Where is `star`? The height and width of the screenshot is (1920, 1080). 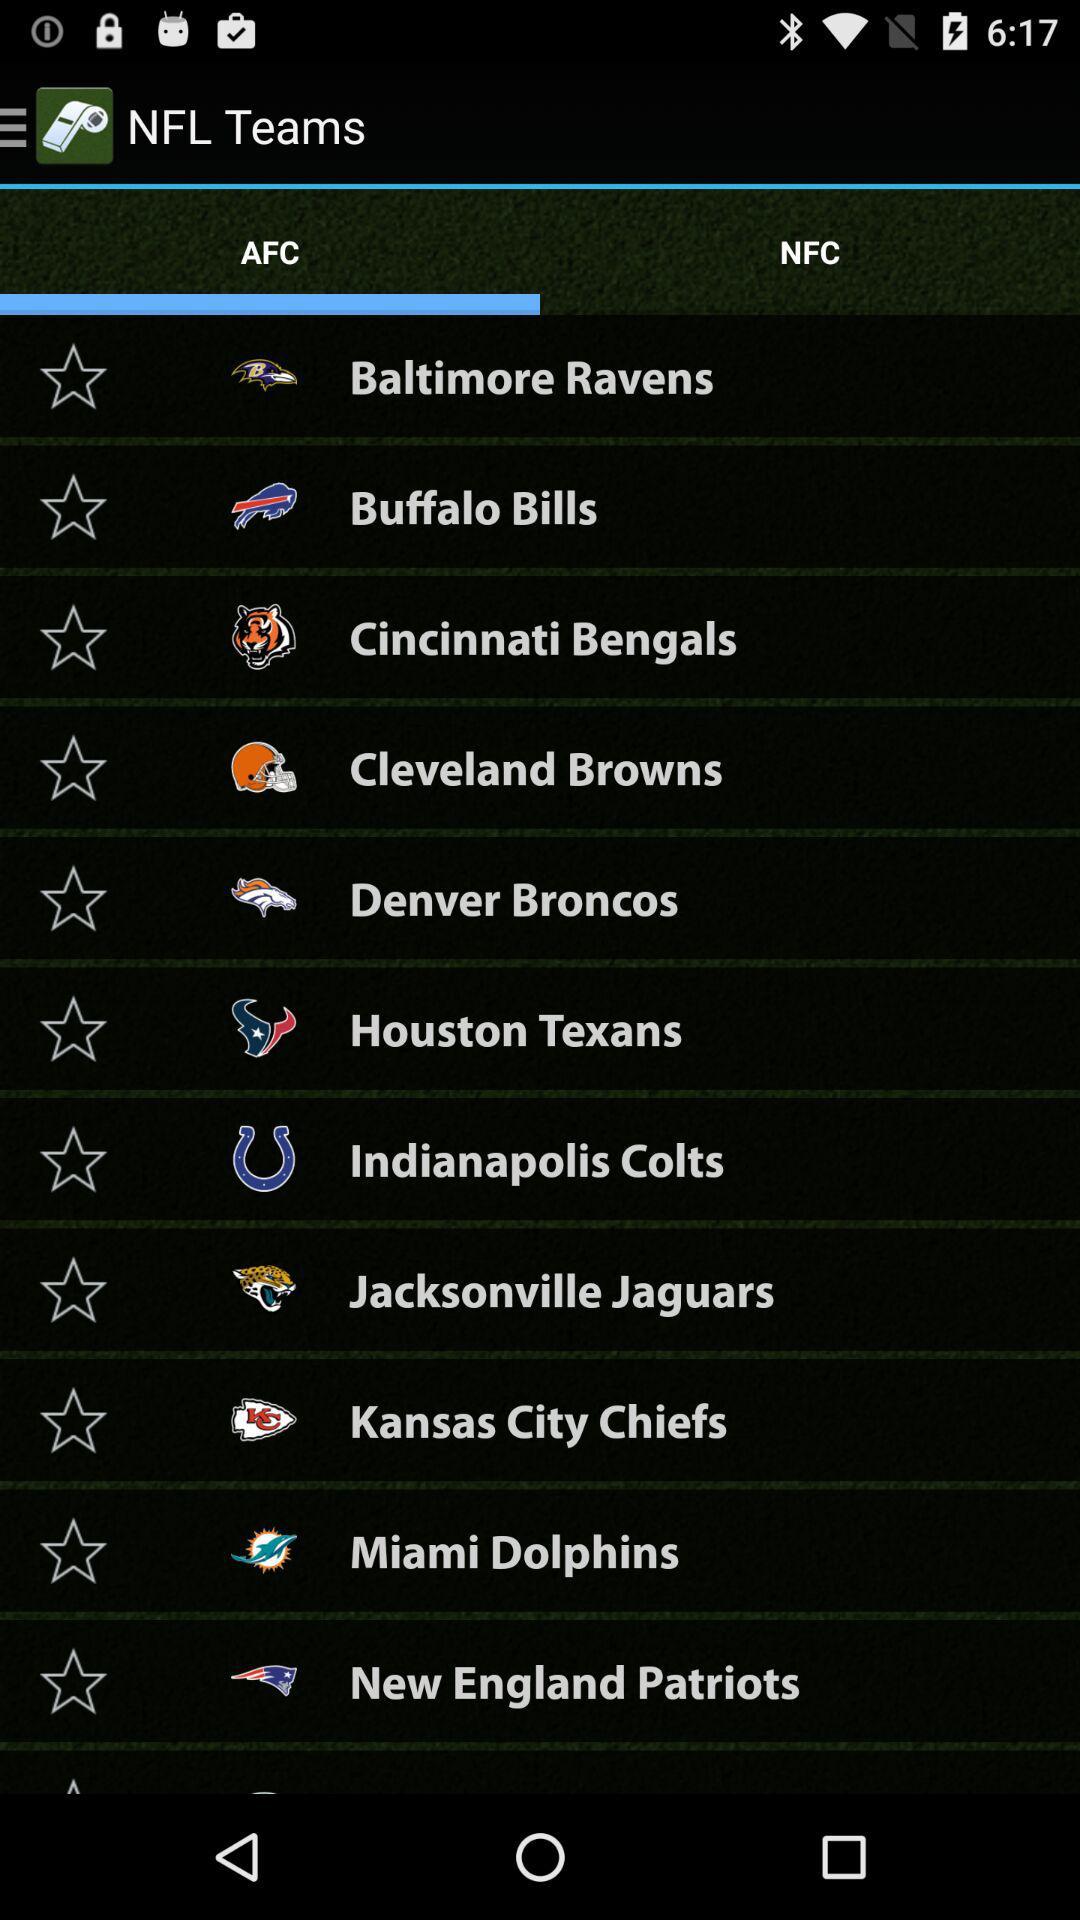 star is located at coordinates (72, 1418).